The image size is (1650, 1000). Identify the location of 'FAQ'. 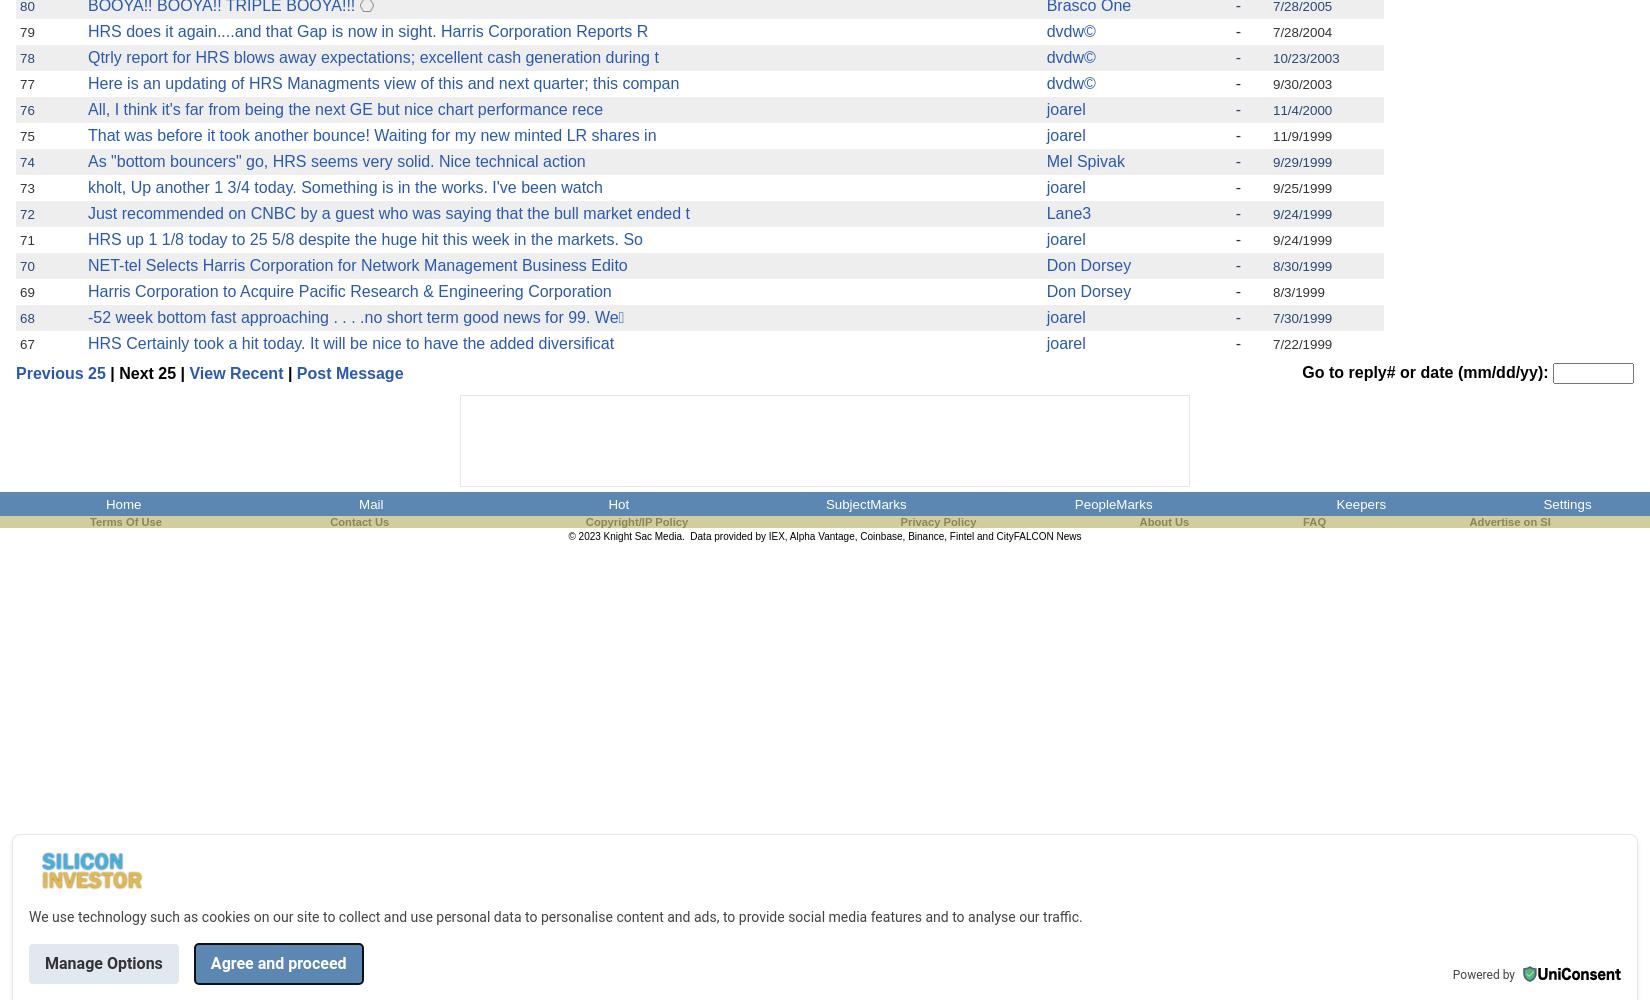
(1313, 522).